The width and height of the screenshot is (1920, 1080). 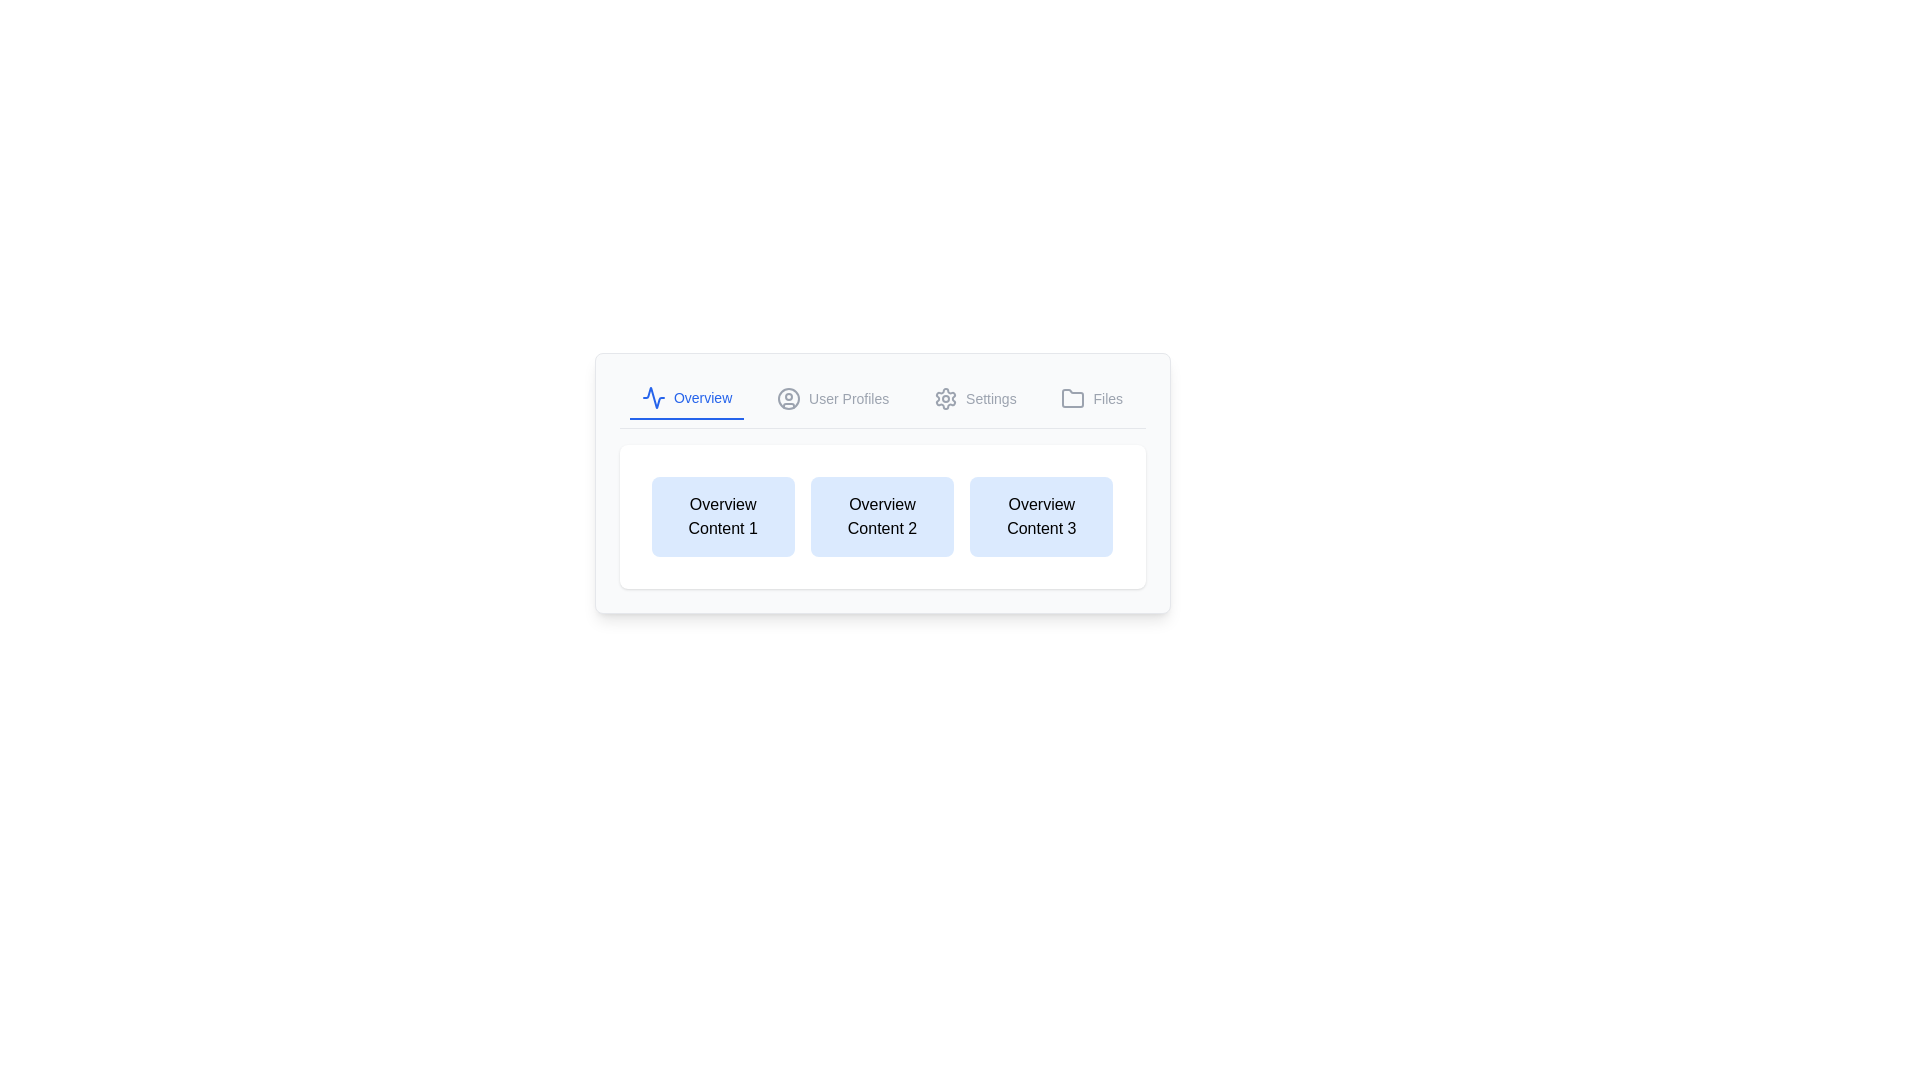 I want to click on the outermost circular part of the icon that is part of the horizontal navigation structure, which is located near the icons labeled 'Overview' and 'User Profiles', so click(x=788, y=398).